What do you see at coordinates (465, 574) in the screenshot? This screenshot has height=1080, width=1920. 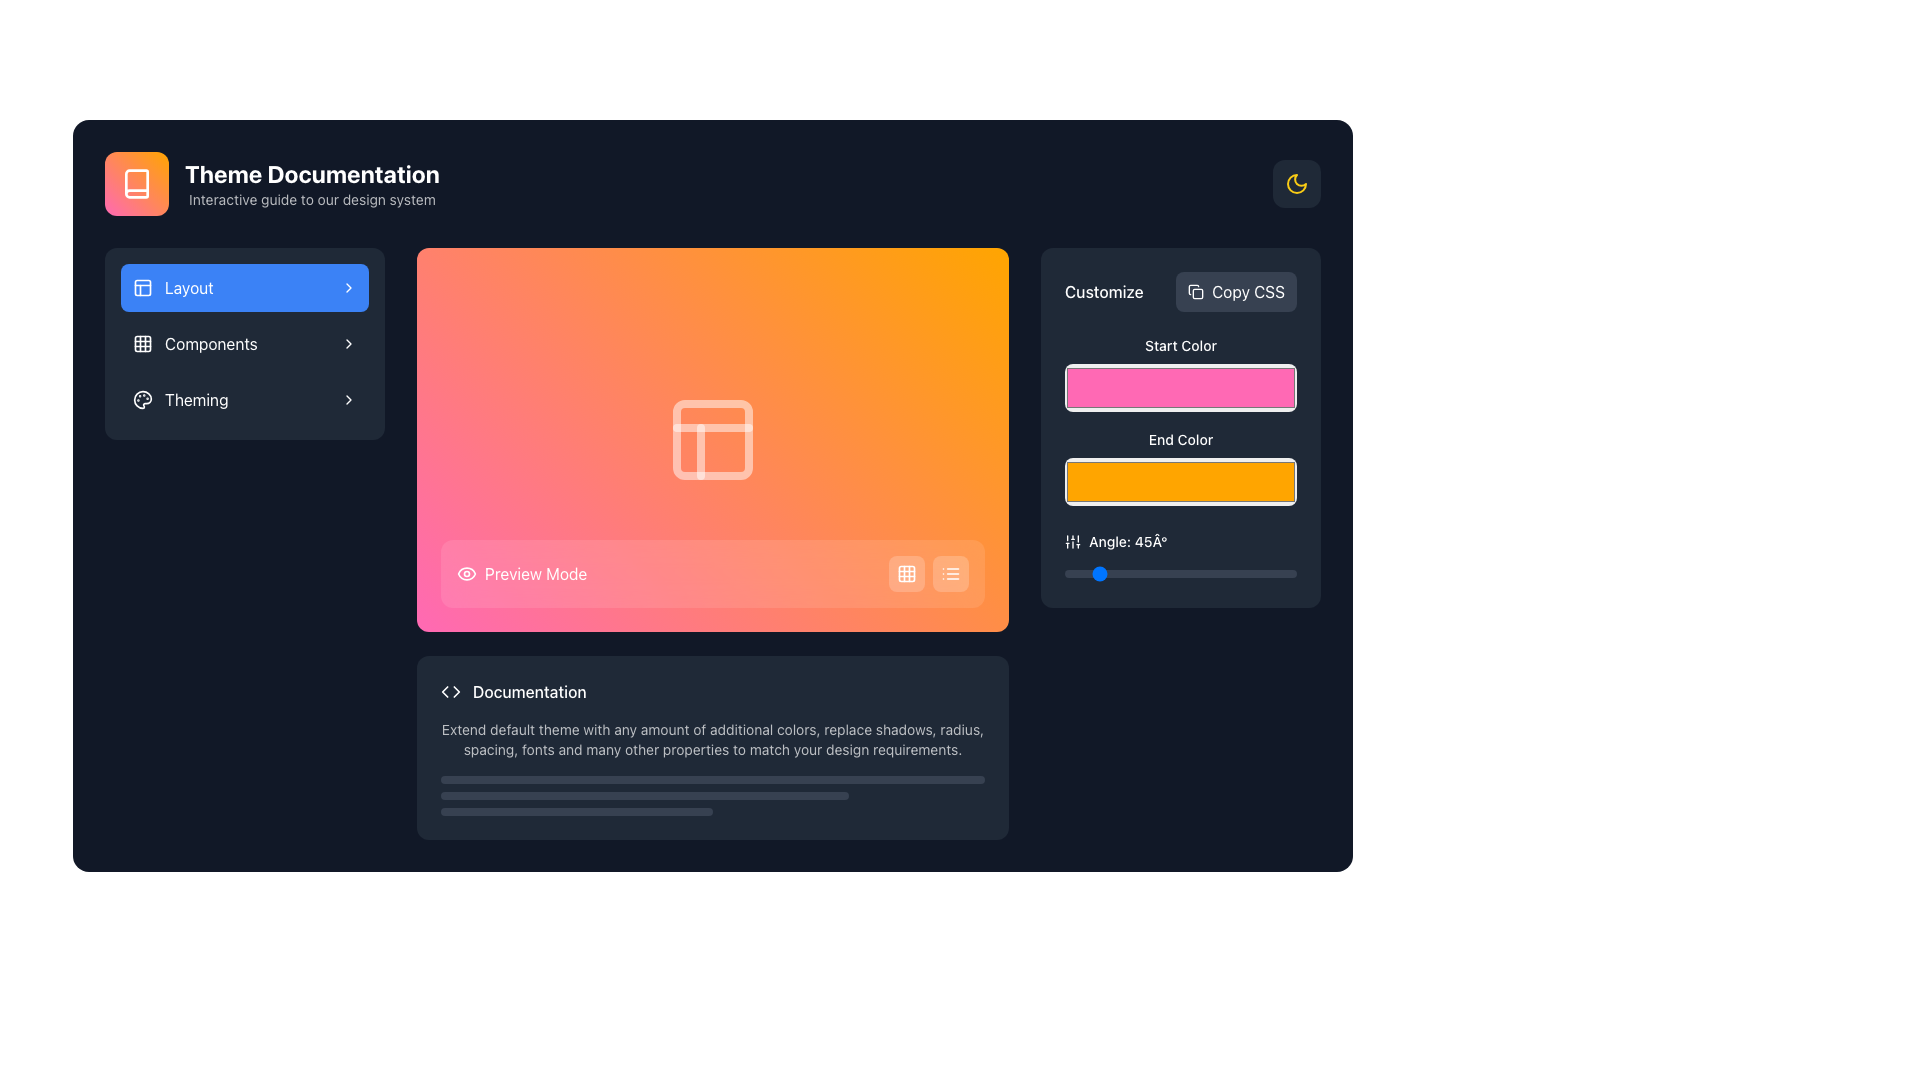 I see `the circular icon with a simplified eye symbol, which is outlined in white against a pink background, located to the left of the text 'Preview Mode' at the bottom-left corner of the interactive panel` at bounding box center [465, 574].